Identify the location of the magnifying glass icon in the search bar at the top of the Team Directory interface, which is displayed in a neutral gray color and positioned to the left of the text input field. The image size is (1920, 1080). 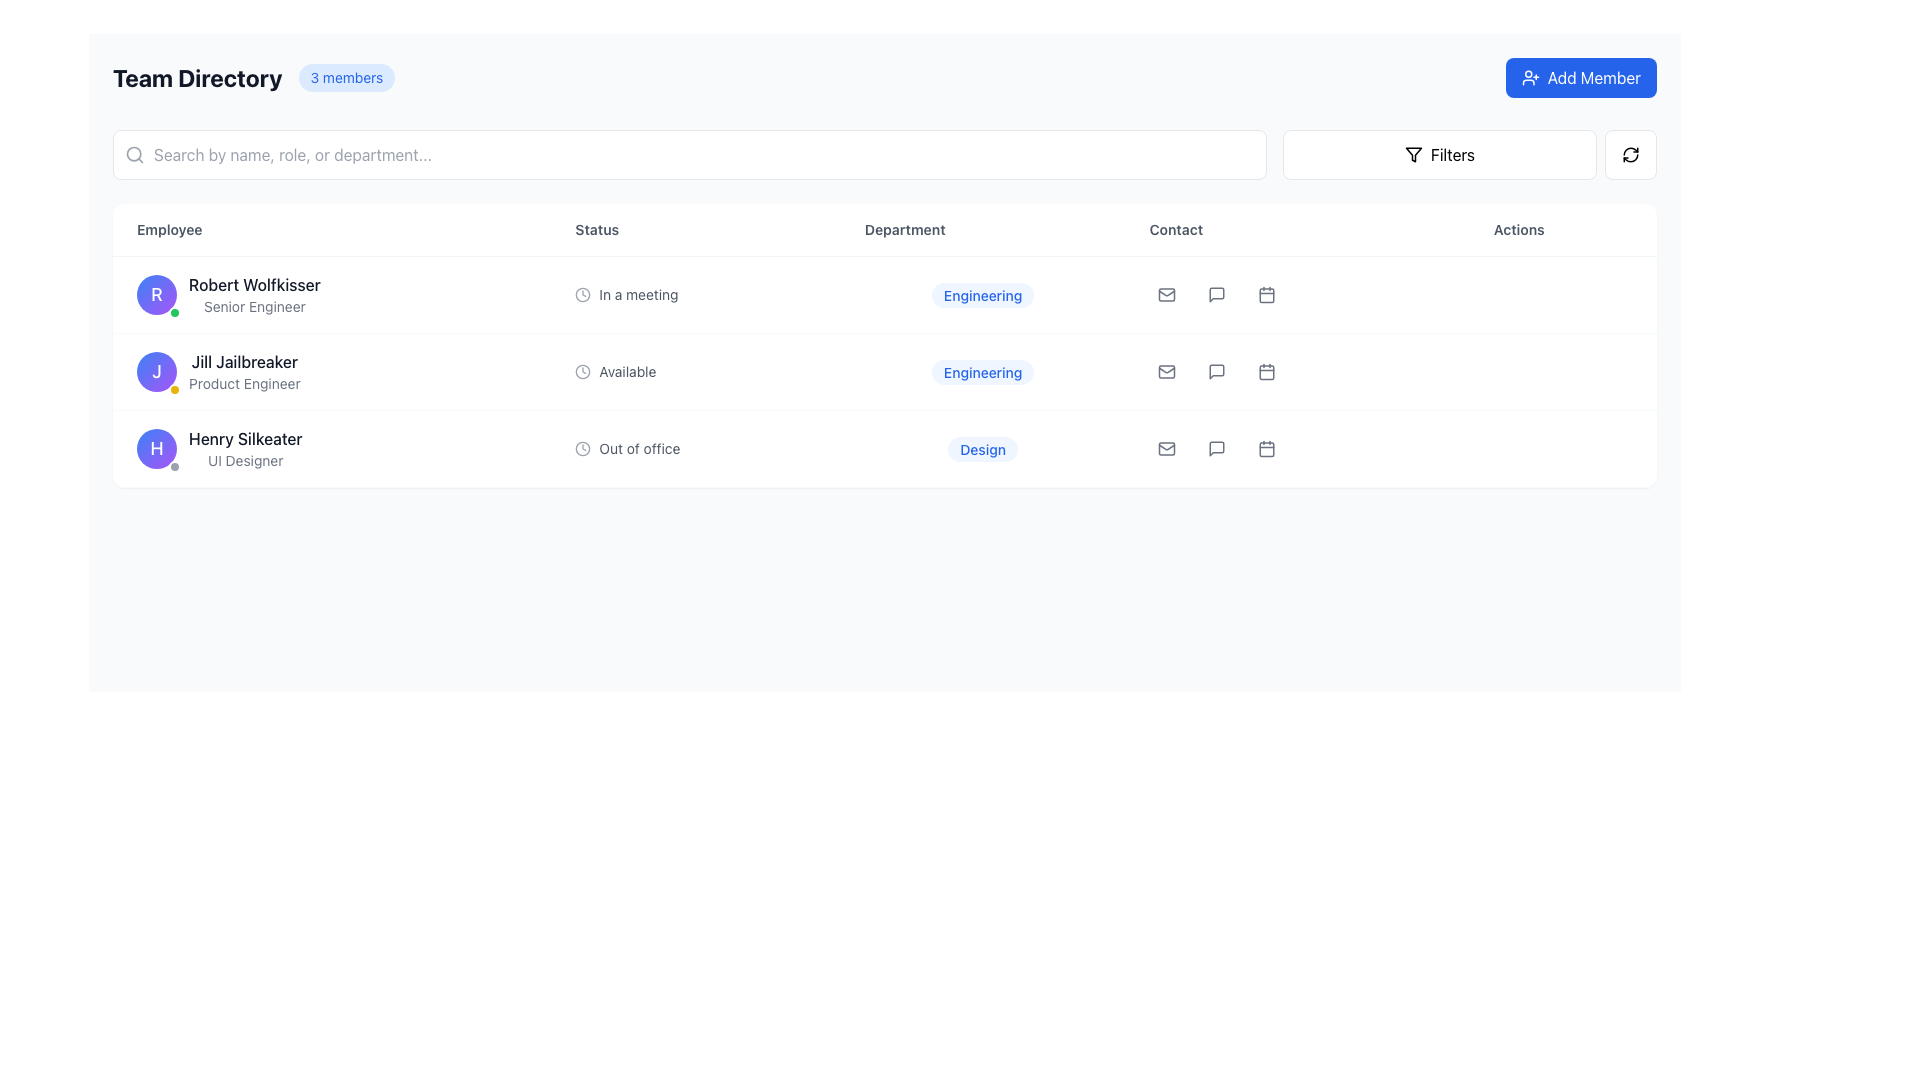
(133, 153).